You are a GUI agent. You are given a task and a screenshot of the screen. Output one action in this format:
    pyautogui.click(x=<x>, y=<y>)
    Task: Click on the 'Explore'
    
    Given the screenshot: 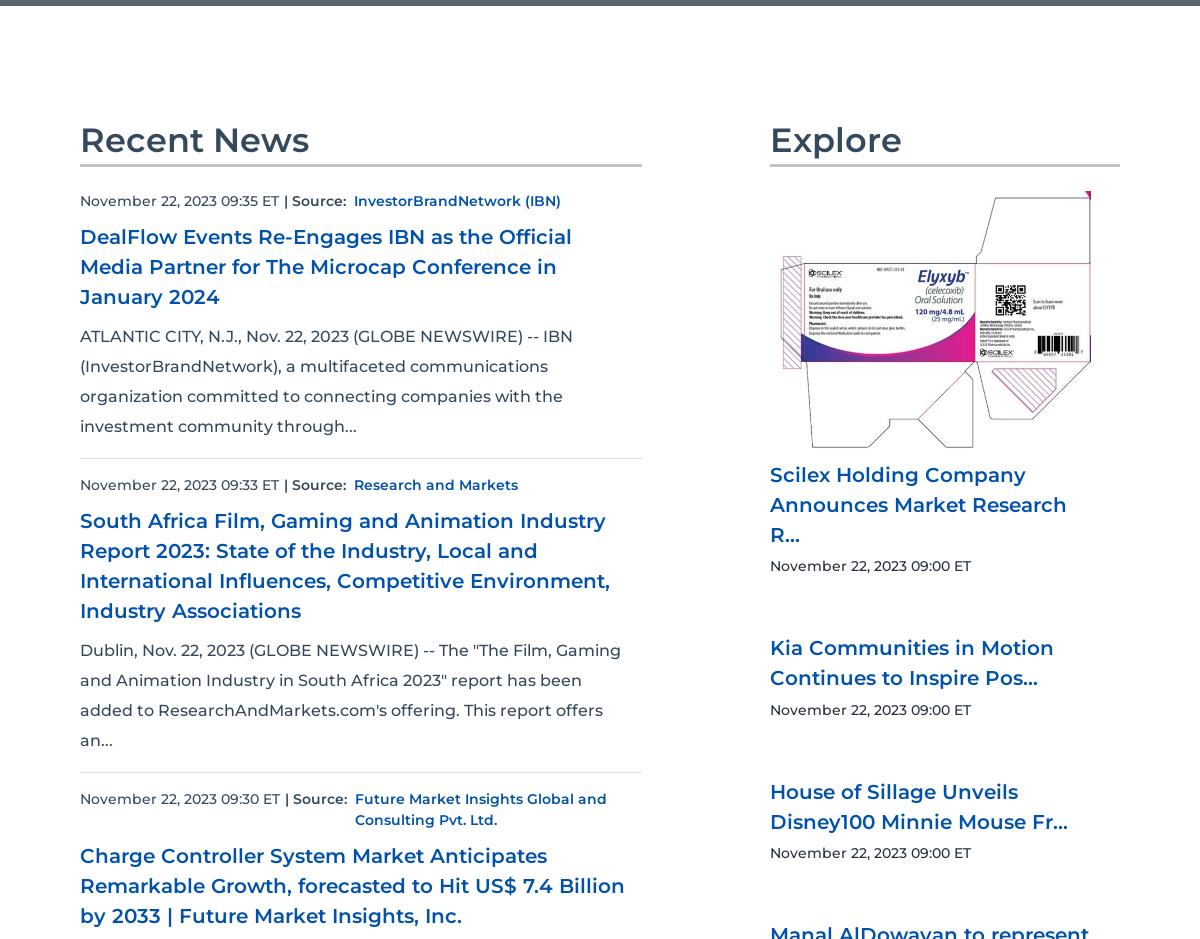 What is the action you would take?
    pyautogui.click(x=835, y=138)
    